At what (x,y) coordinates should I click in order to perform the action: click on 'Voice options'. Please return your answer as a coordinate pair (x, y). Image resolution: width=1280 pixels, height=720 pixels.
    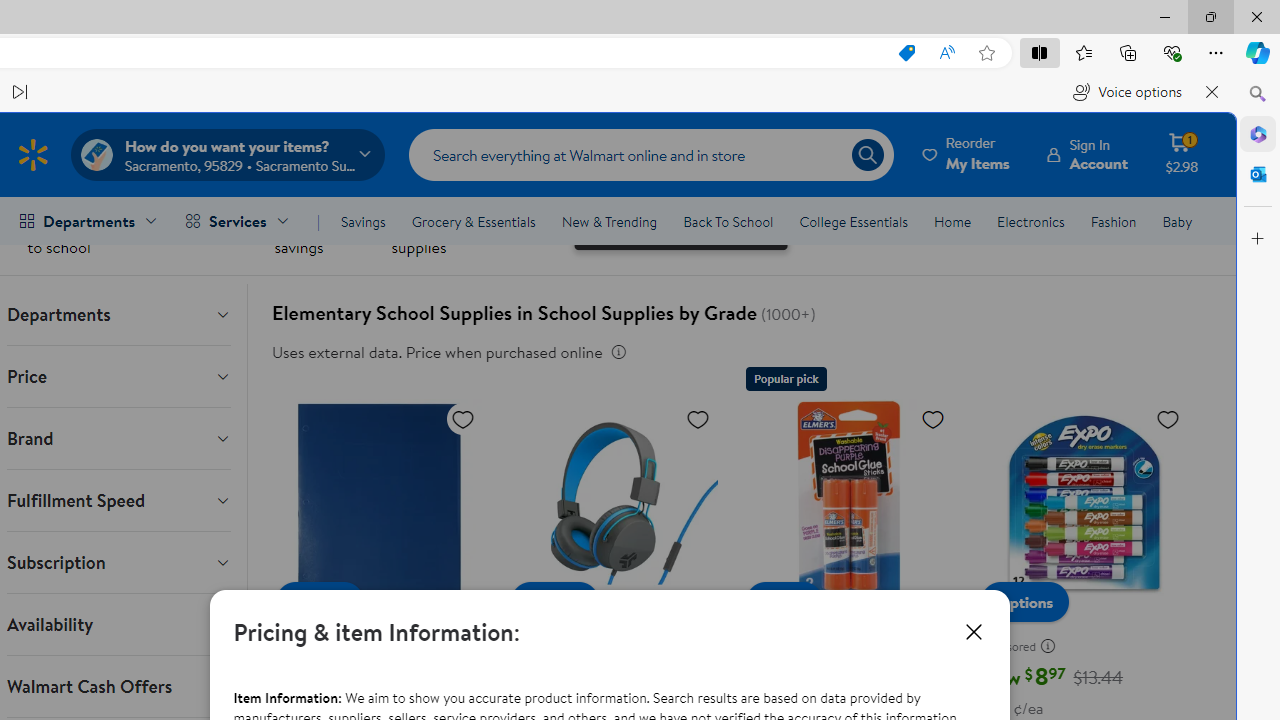
    Looking at the image, I should click on (1127, 92).